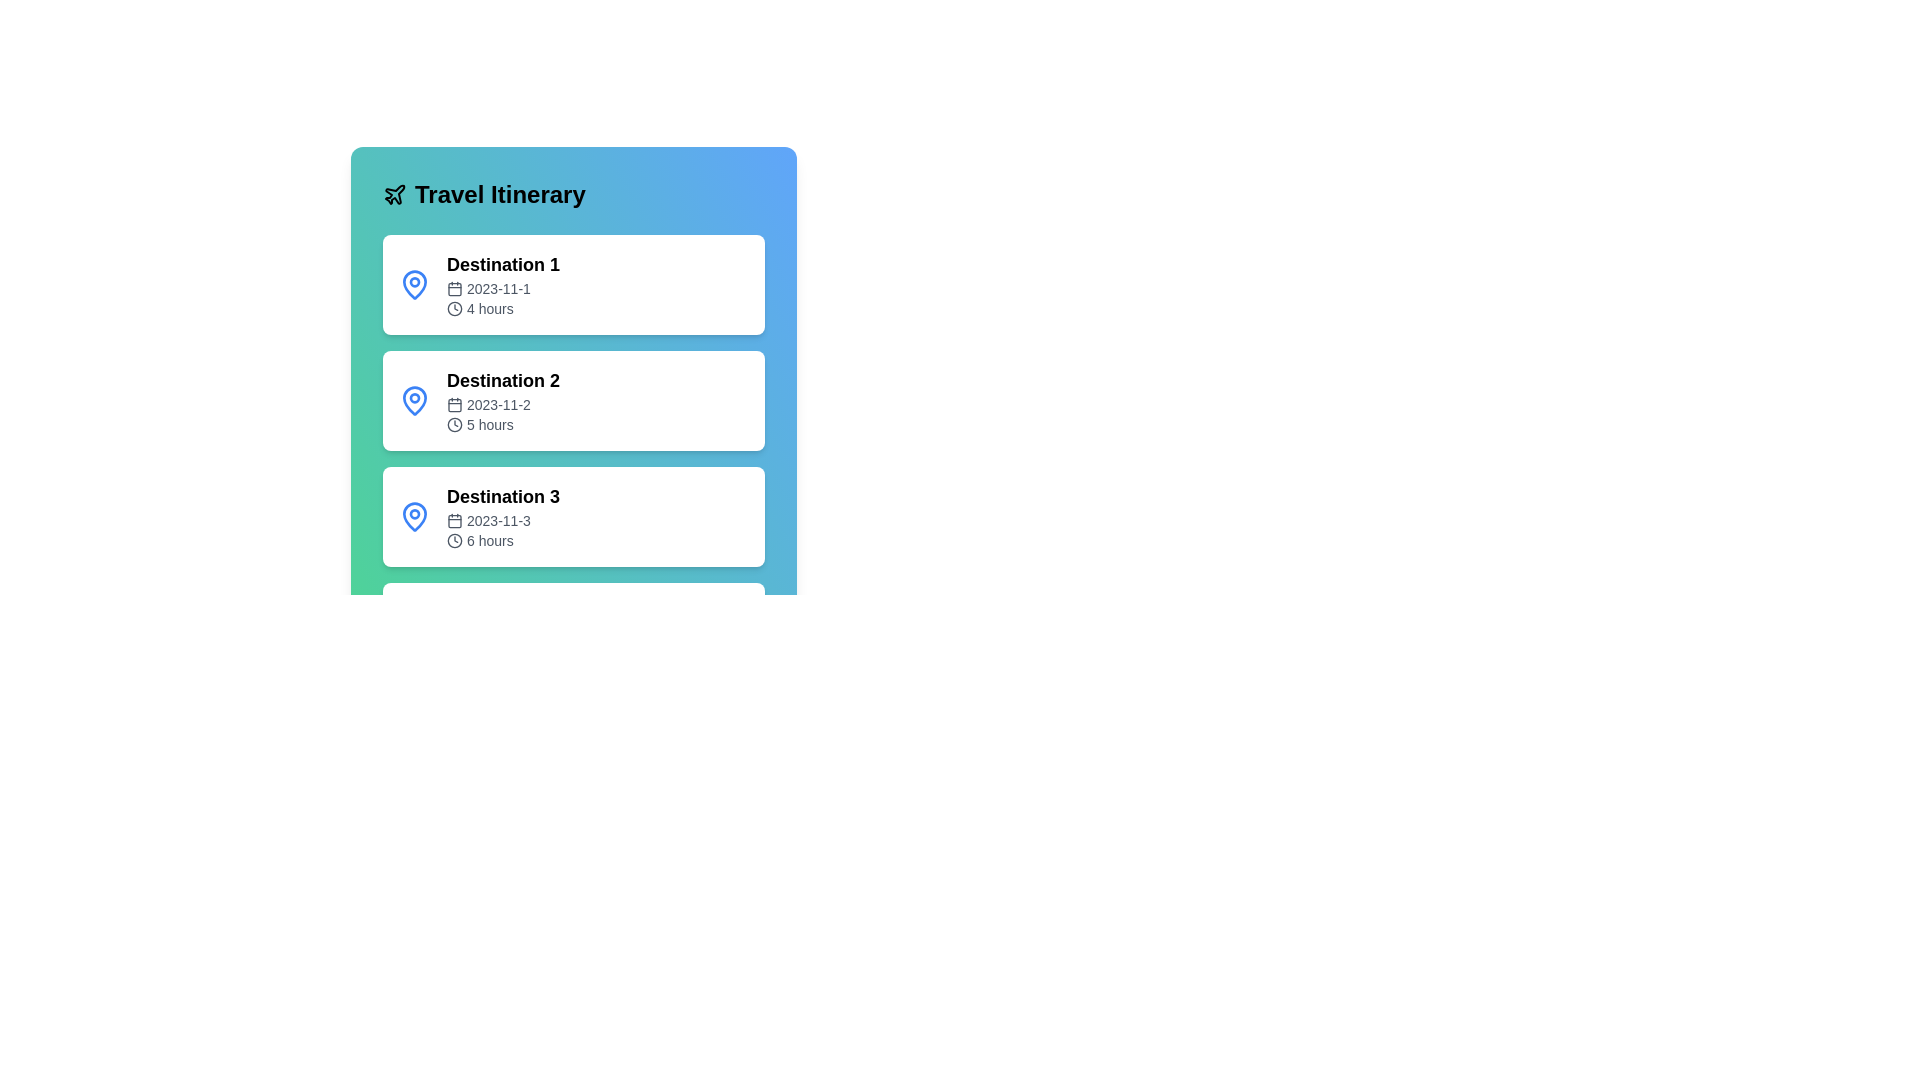 This screenshot has height=1080, width=1920. What do you see at coordinates (503, 308) in the screenshot?
I see `the text label reading '4 hours' which is styled in small gray font and accompanied by a clock icon, located in the first card under the 'Travel Itinerary' section` at bounding box center [503, 308].